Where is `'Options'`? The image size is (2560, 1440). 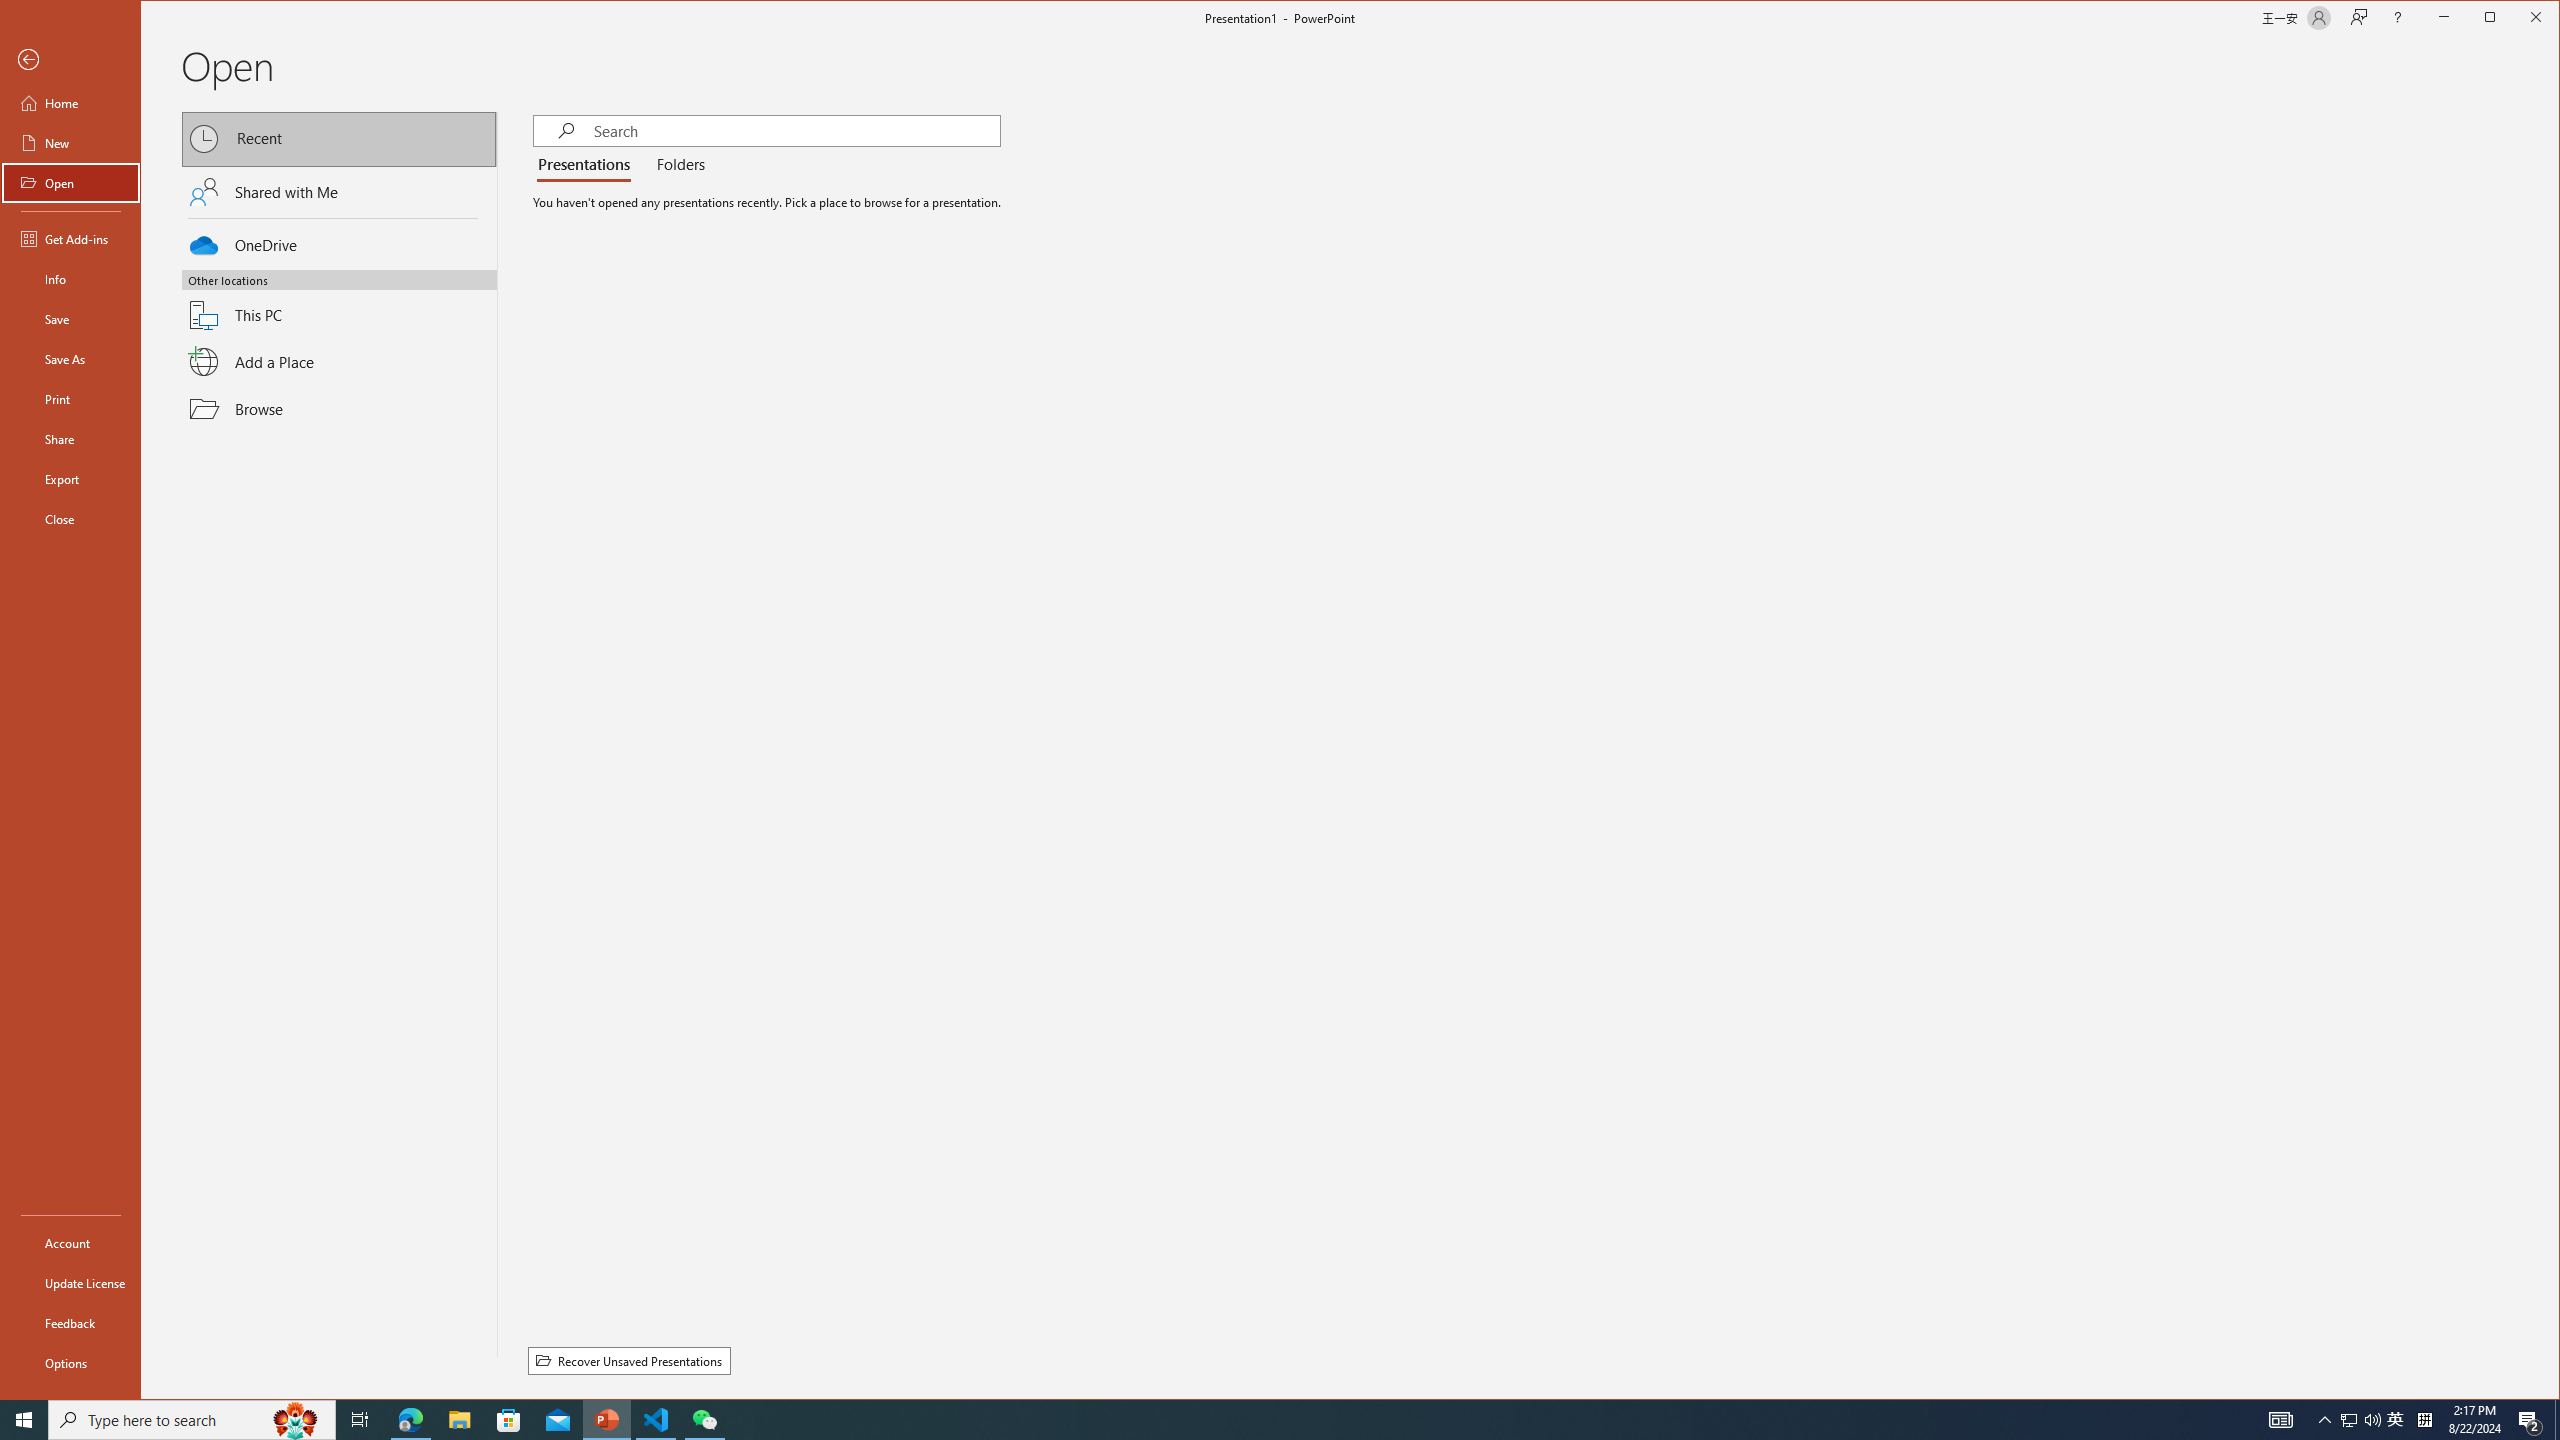
'Options' is located at coordinates (69, 1362).